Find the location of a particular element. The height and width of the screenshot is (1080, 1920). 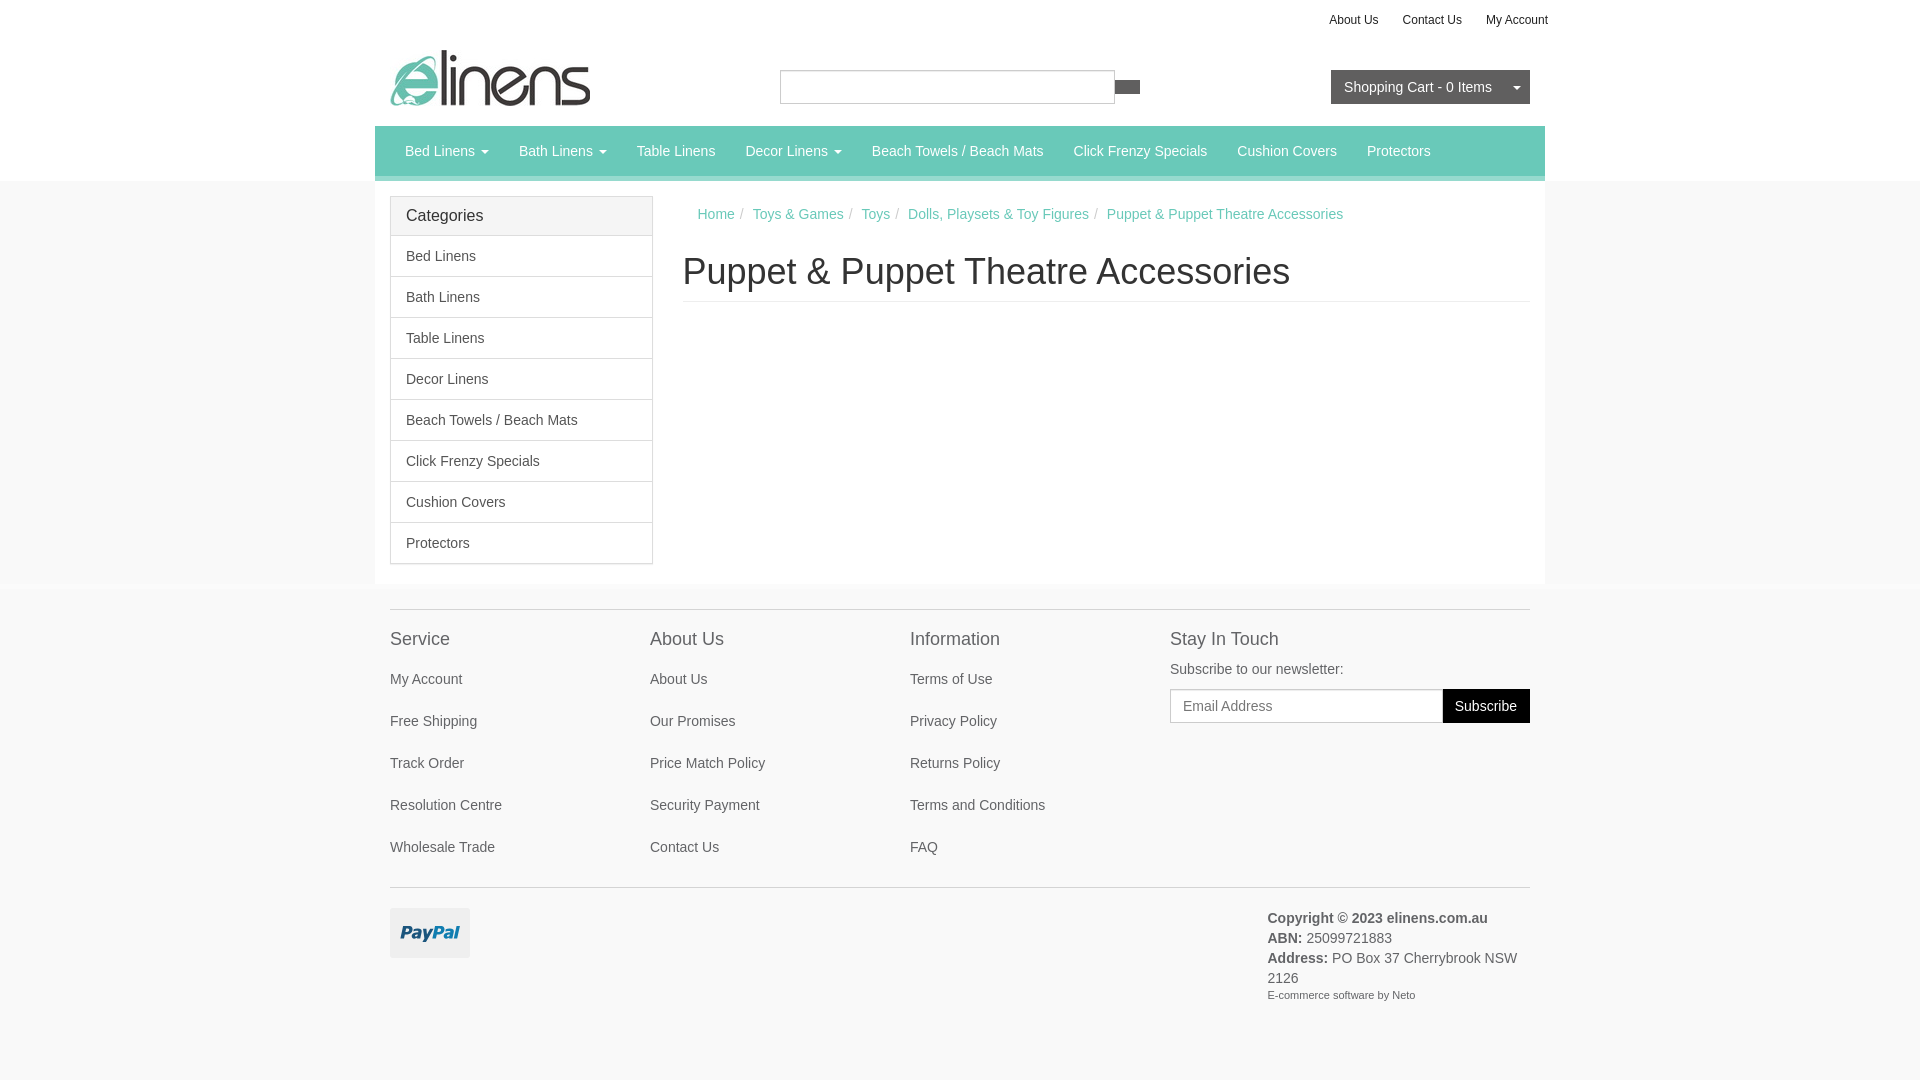

'Subscribe' is located at coordinates (1441, 704).